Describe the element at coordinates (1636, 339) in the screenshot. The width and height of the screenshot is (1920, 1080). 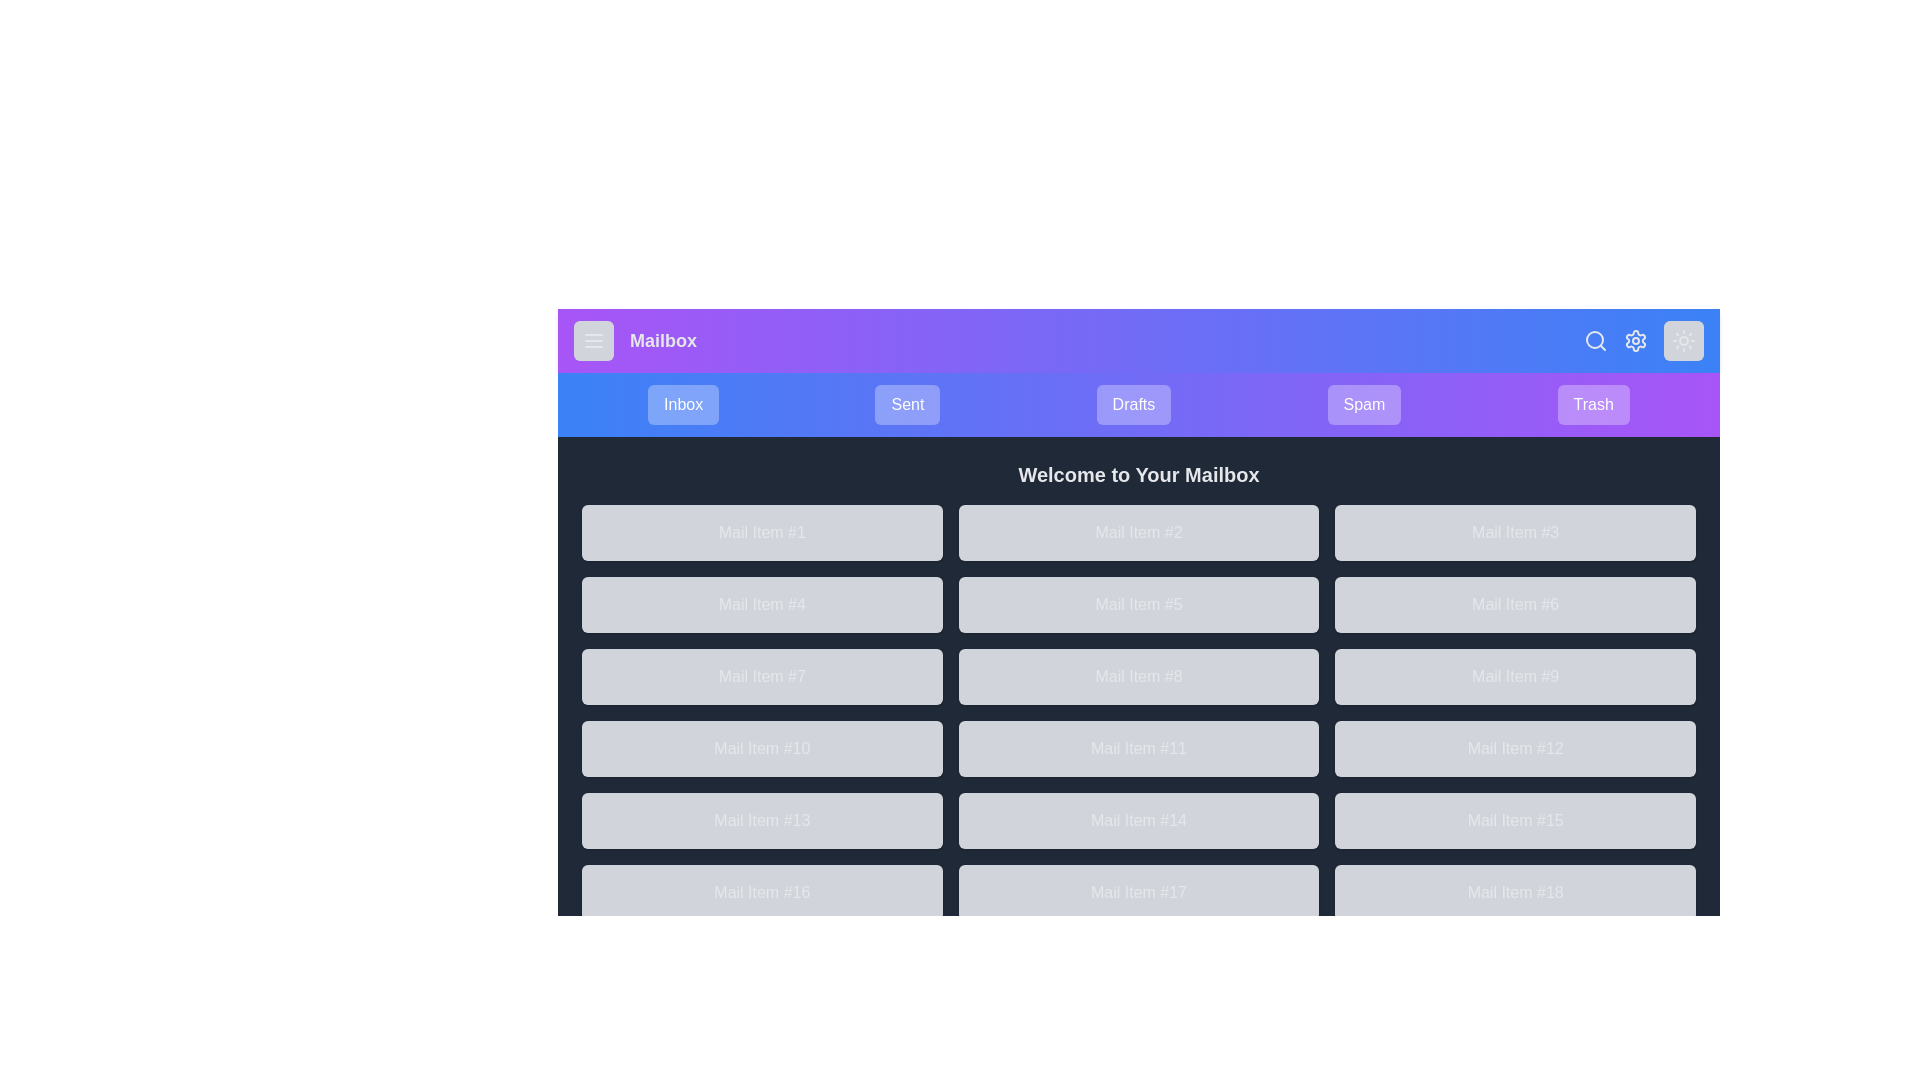
I see `the settings icon in the top right corner of the app bar to access the settings menu` at that location.